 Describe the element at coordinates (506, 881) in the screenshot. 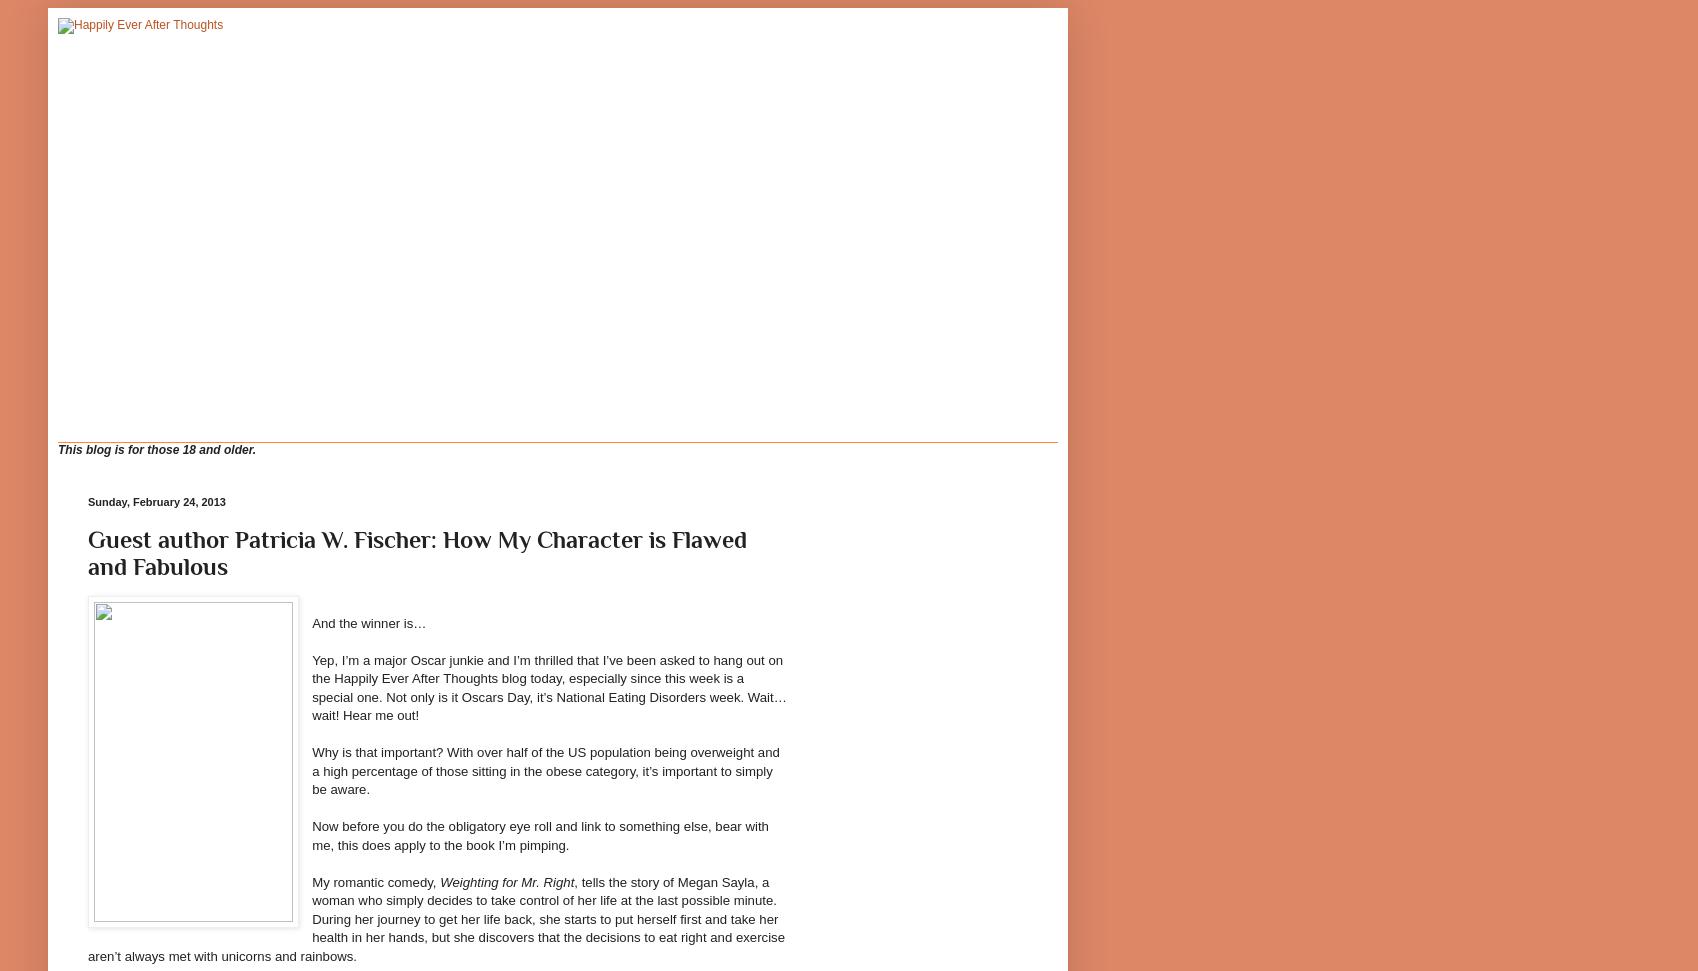

I see `'Weighting
for Mr. Right'` at that location.